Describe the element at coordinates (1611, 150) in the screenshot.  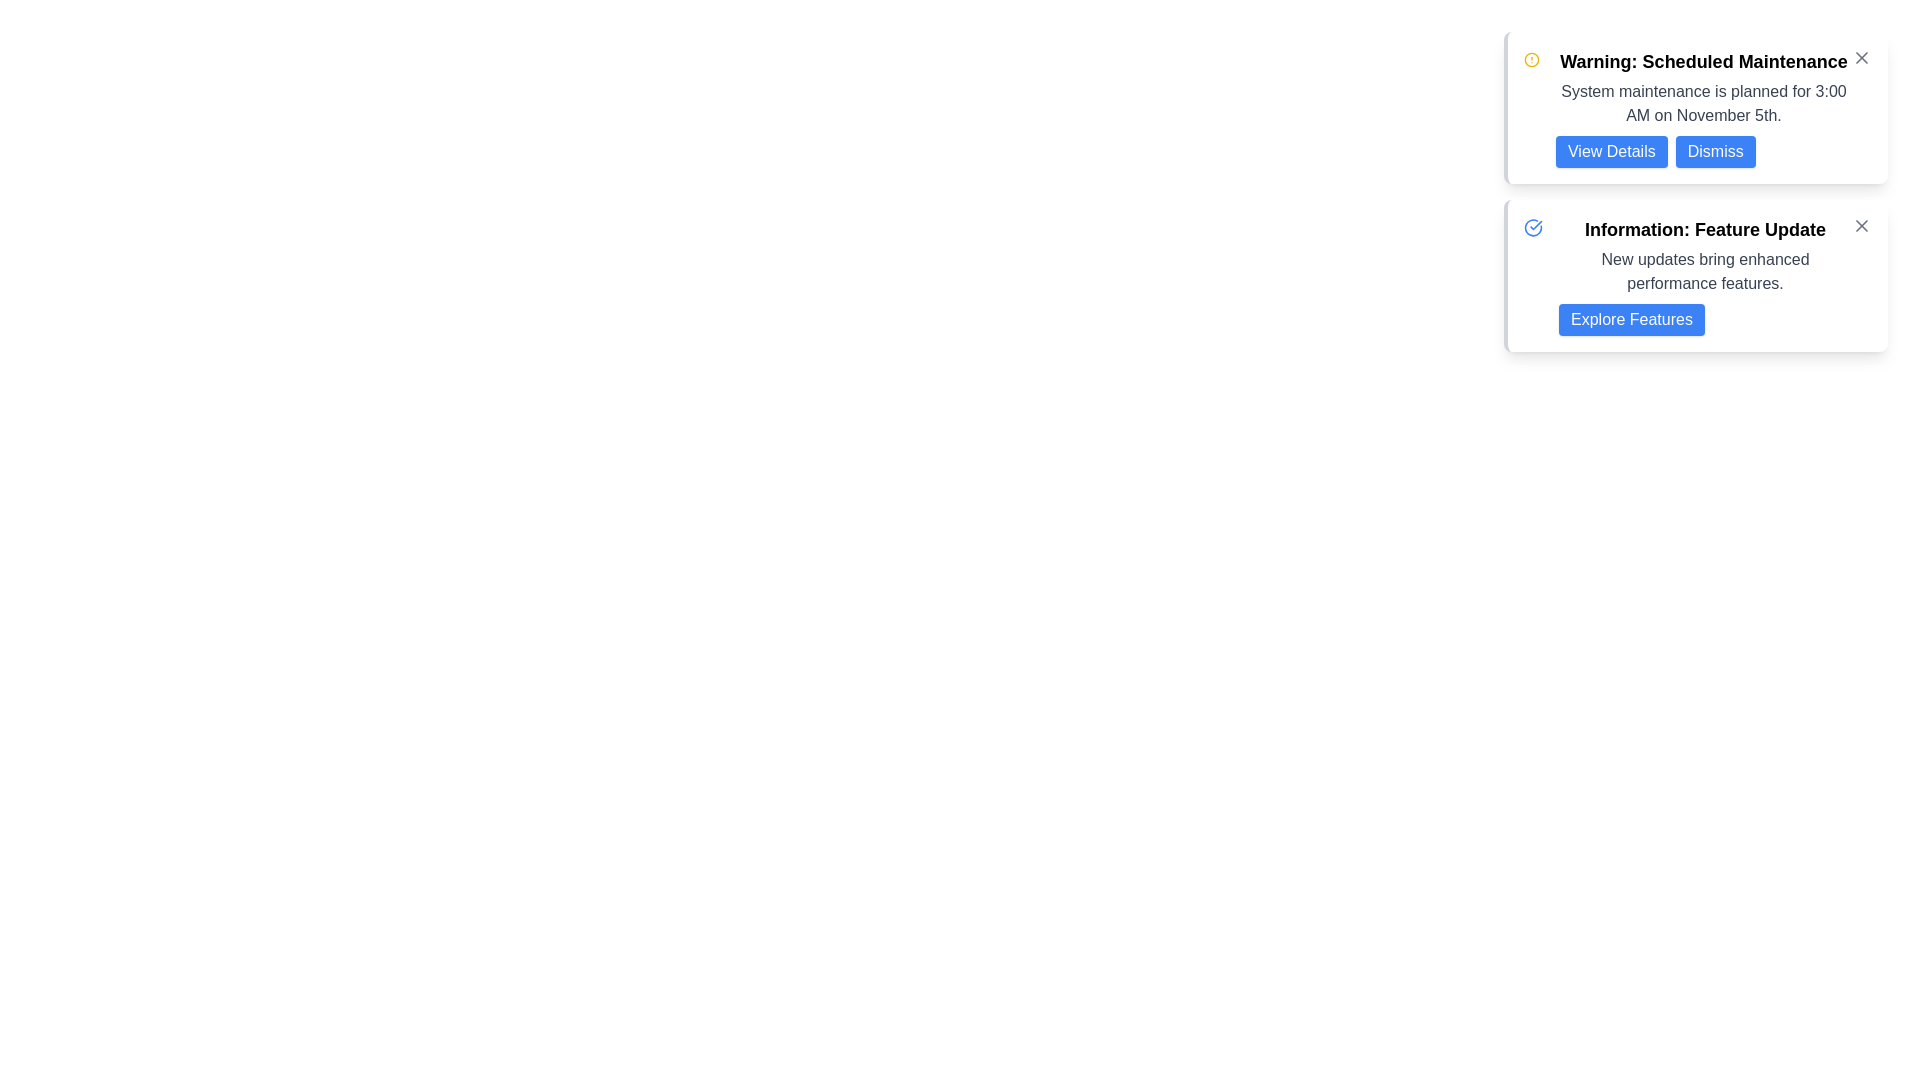
I see `the 'View Details' button in the notification card to change its color` at that location.